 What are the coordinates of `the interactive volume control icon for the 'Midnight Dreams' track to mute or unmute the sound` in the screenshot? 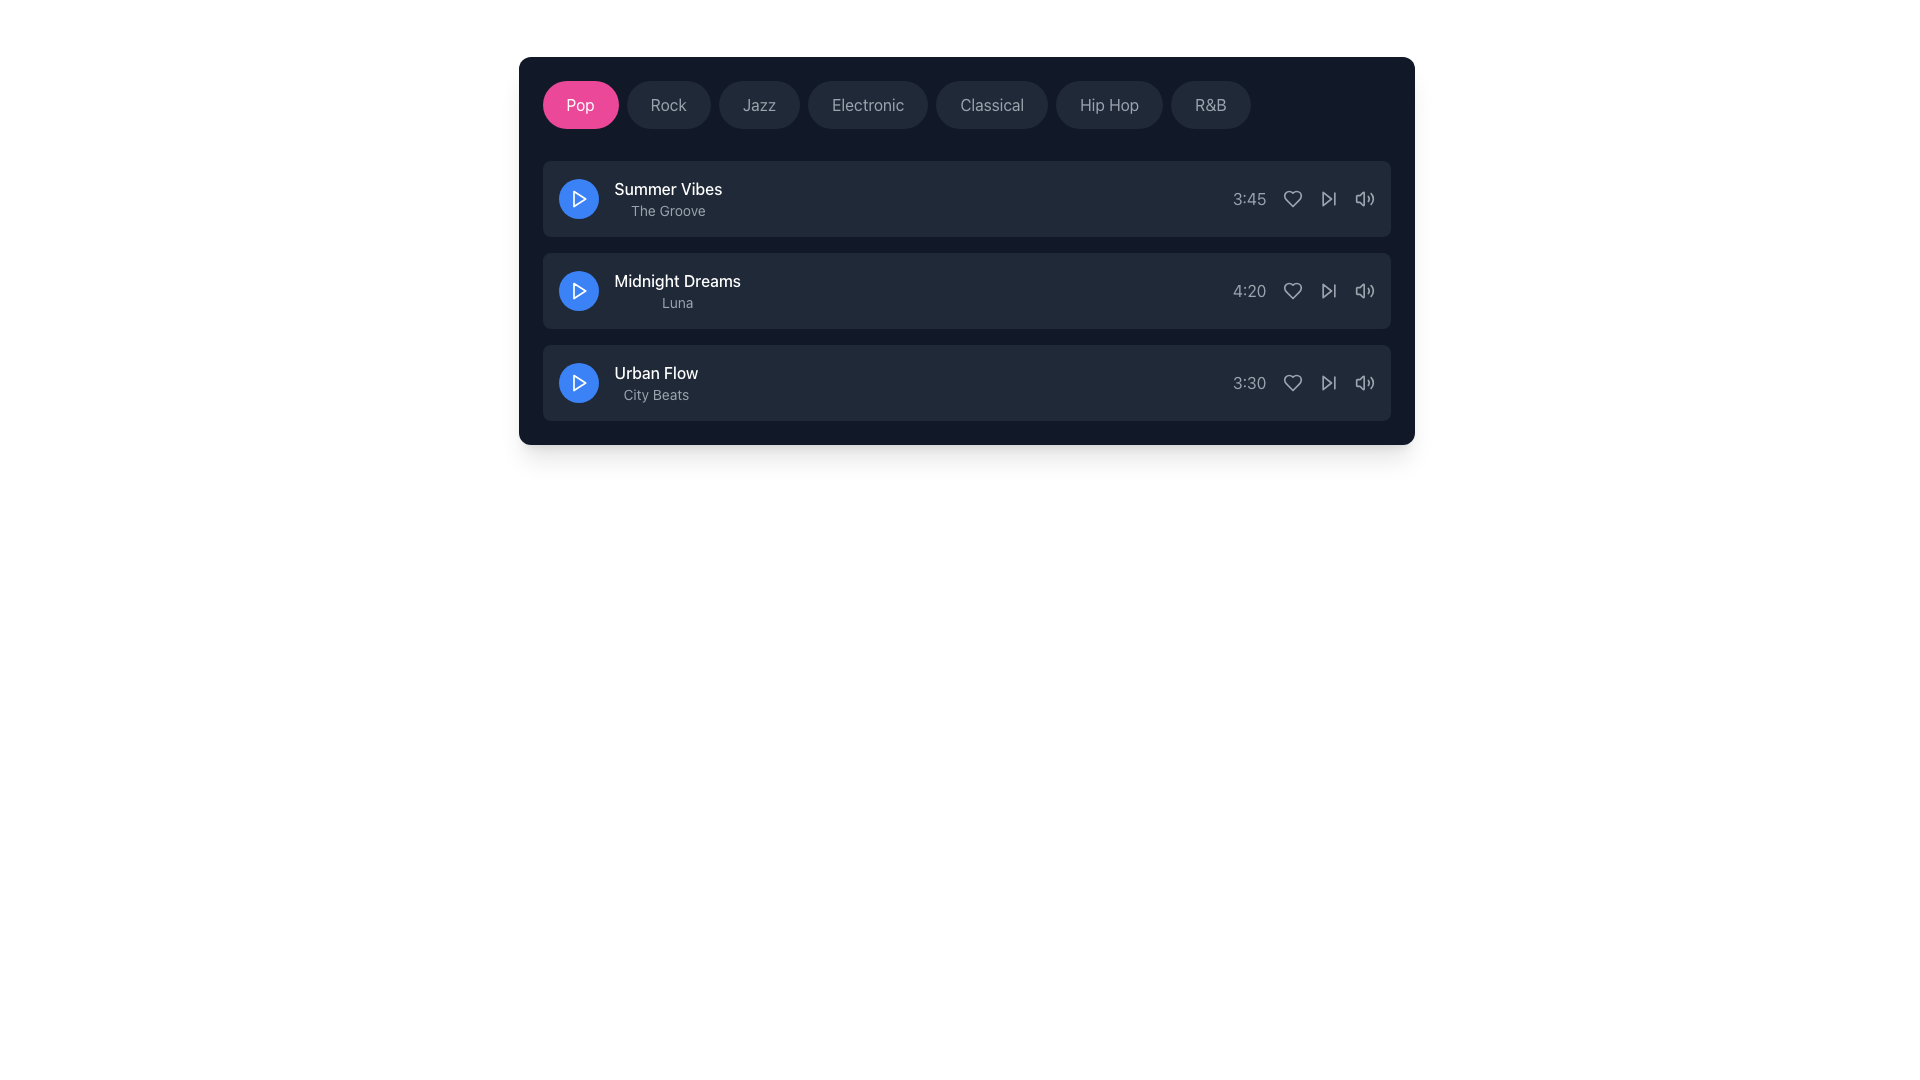 It's located at (1363, 290).